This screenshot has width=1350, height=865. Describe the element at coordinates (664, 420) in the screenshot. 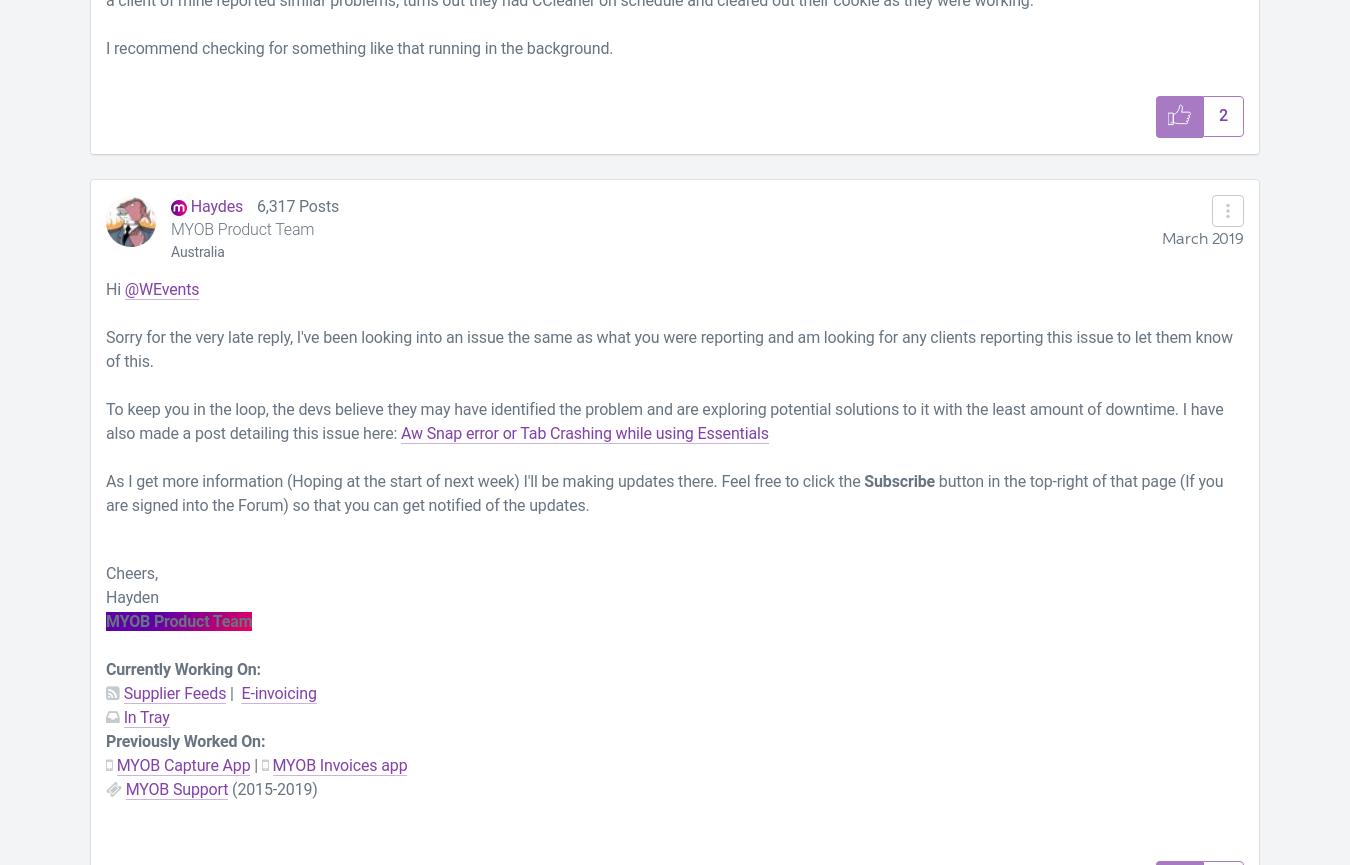

I see `'To keep you in the loop, the devs believe they may have identified the problem and are exploring potential solutions to it with the least amount of downtime. I have also made a post detailing this issue here:'` at that location.